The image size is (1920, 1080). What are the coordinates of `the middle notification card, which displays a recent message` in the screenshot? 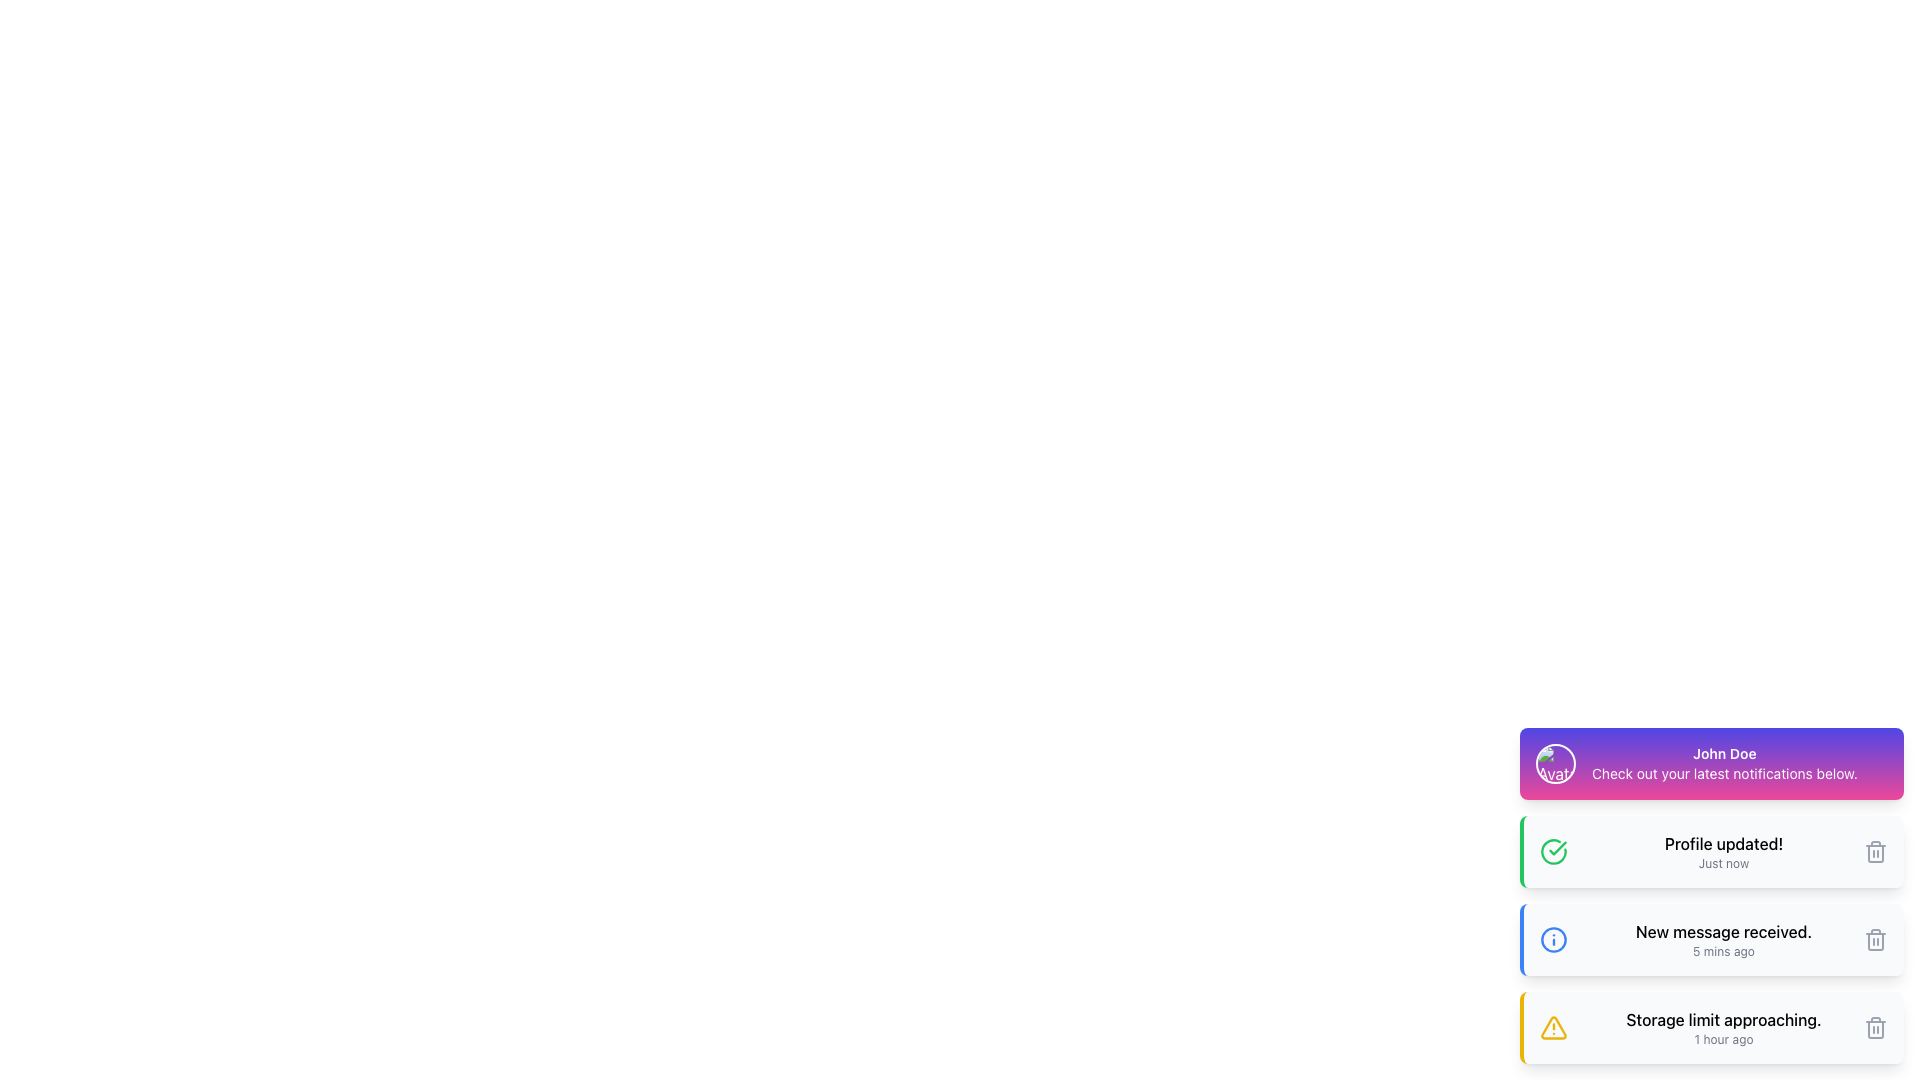 It's located at (1711, 894).